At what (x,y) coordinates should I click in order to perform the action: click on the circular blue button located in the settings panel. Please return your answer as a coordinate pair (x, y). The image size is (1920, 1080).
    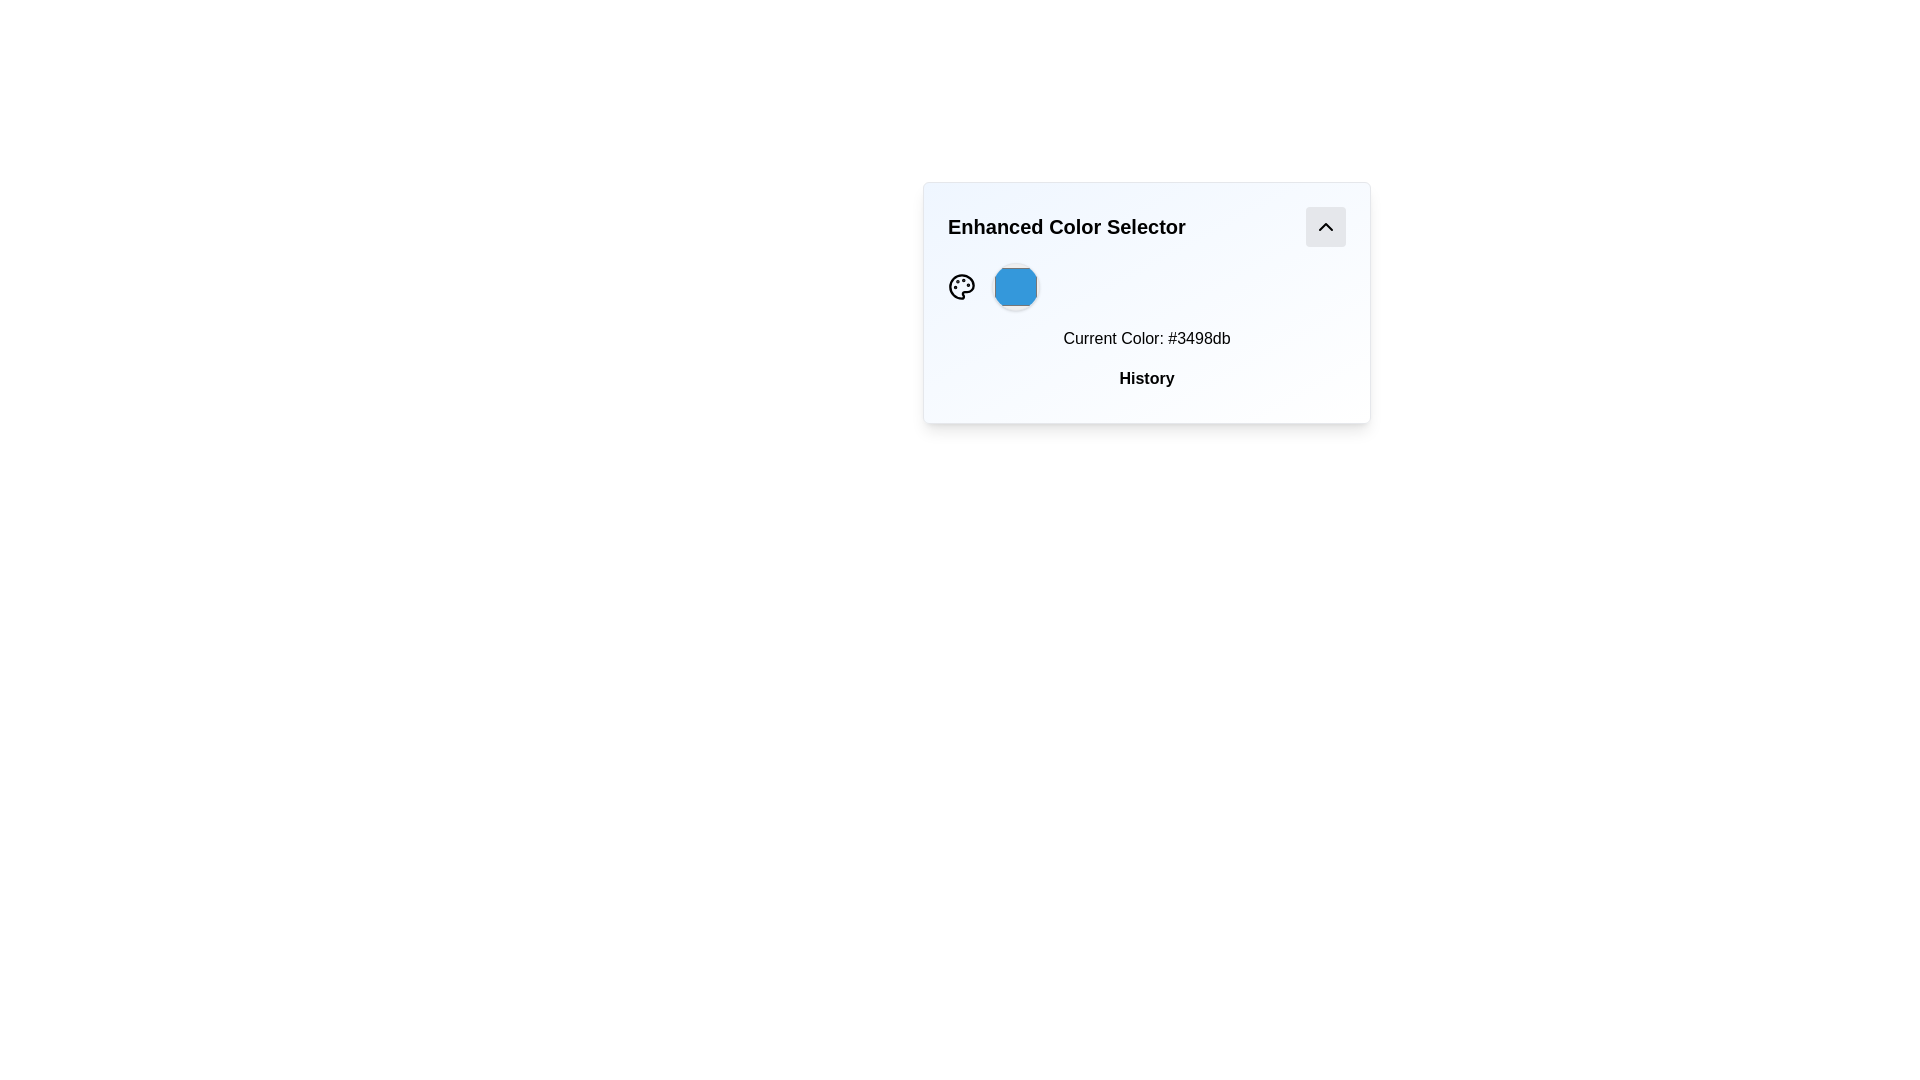
    Looking at the image, I should click on (1016, 286).